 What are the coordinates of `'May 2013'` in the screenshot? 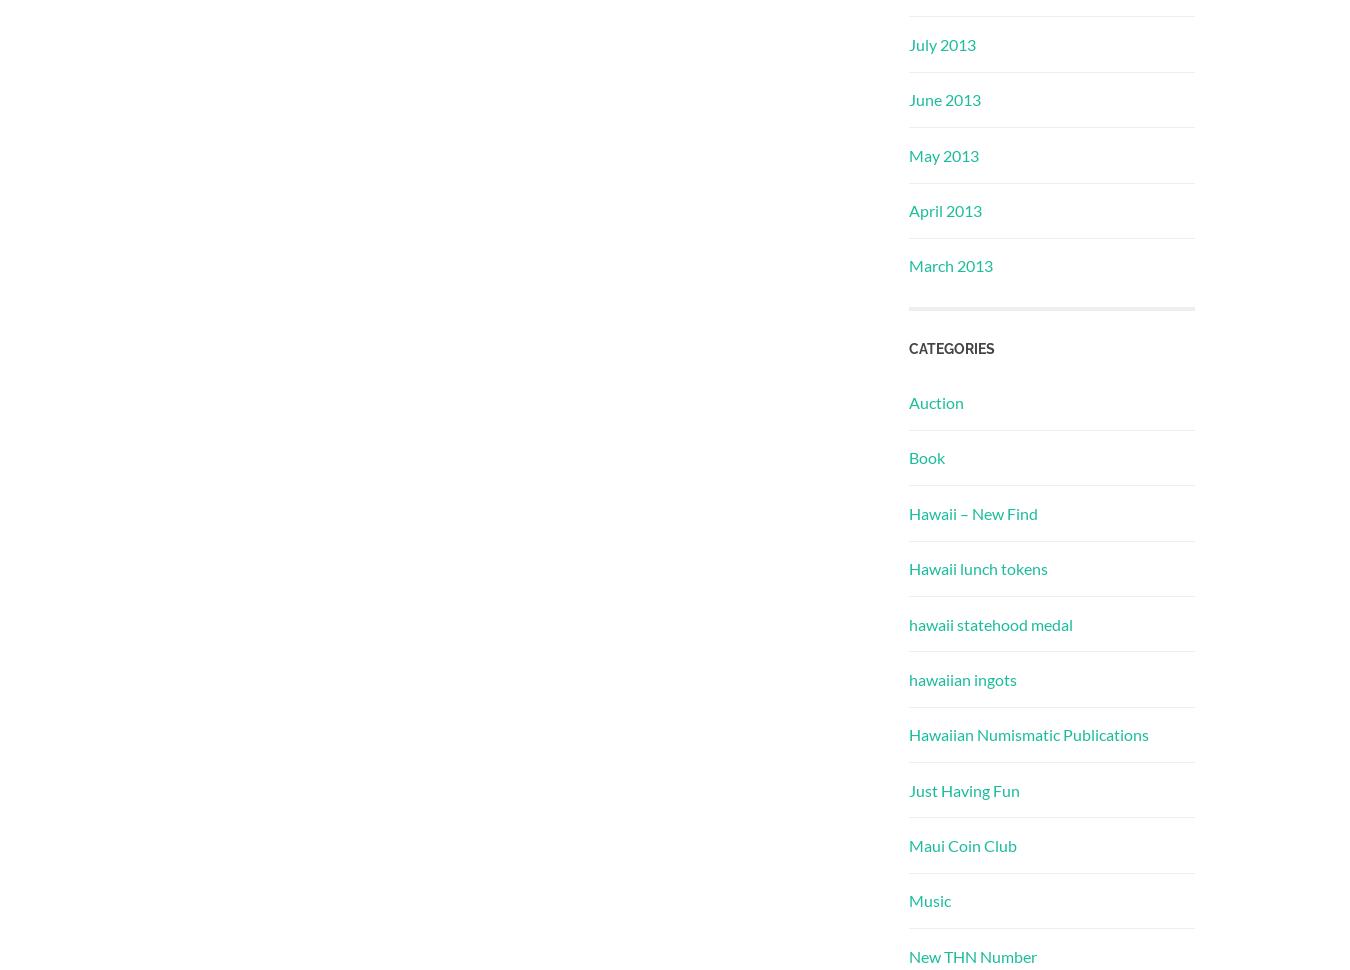 It's located at (943, 153).